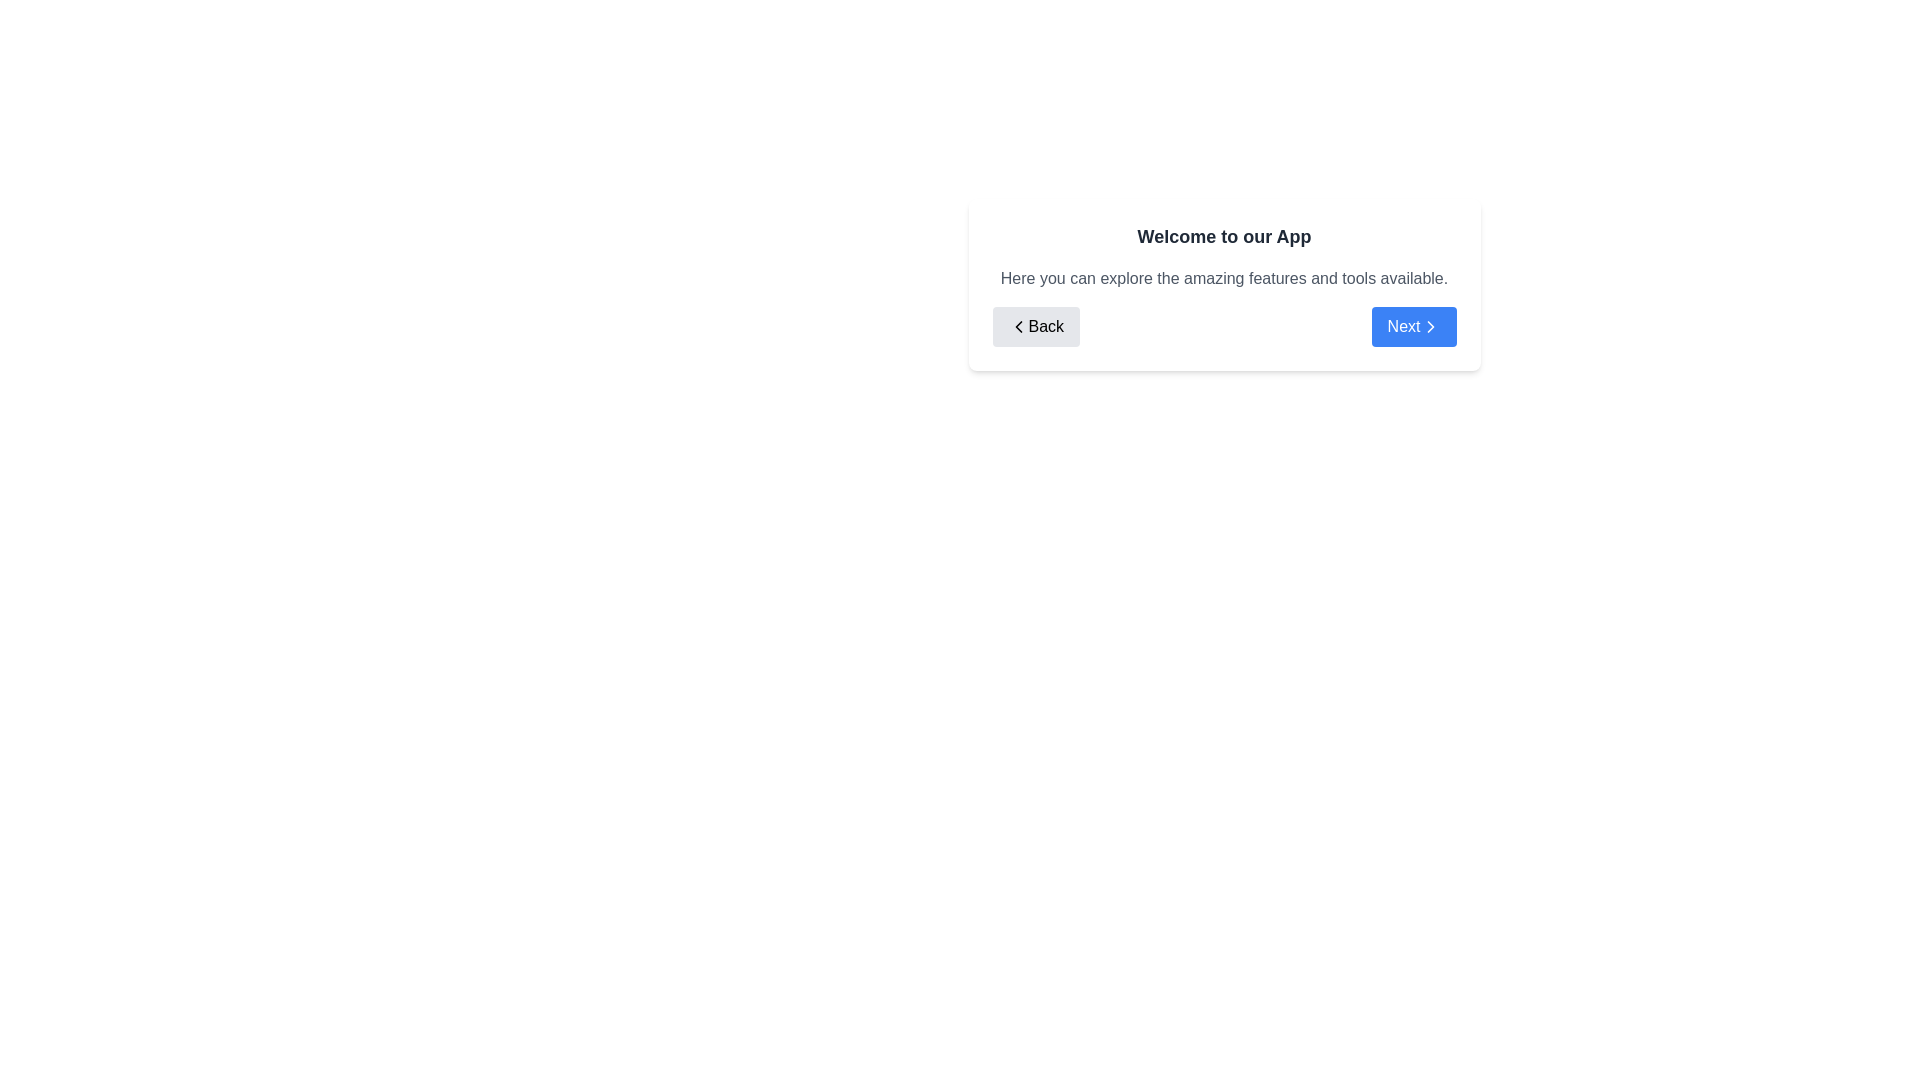 The width and height of the screenshot is (1920, 1080). I want to click on the progress indicator icon located at the rightmost part of the 'Next' button in the bottom-right corner of the dialog box, so click(1429, 326).